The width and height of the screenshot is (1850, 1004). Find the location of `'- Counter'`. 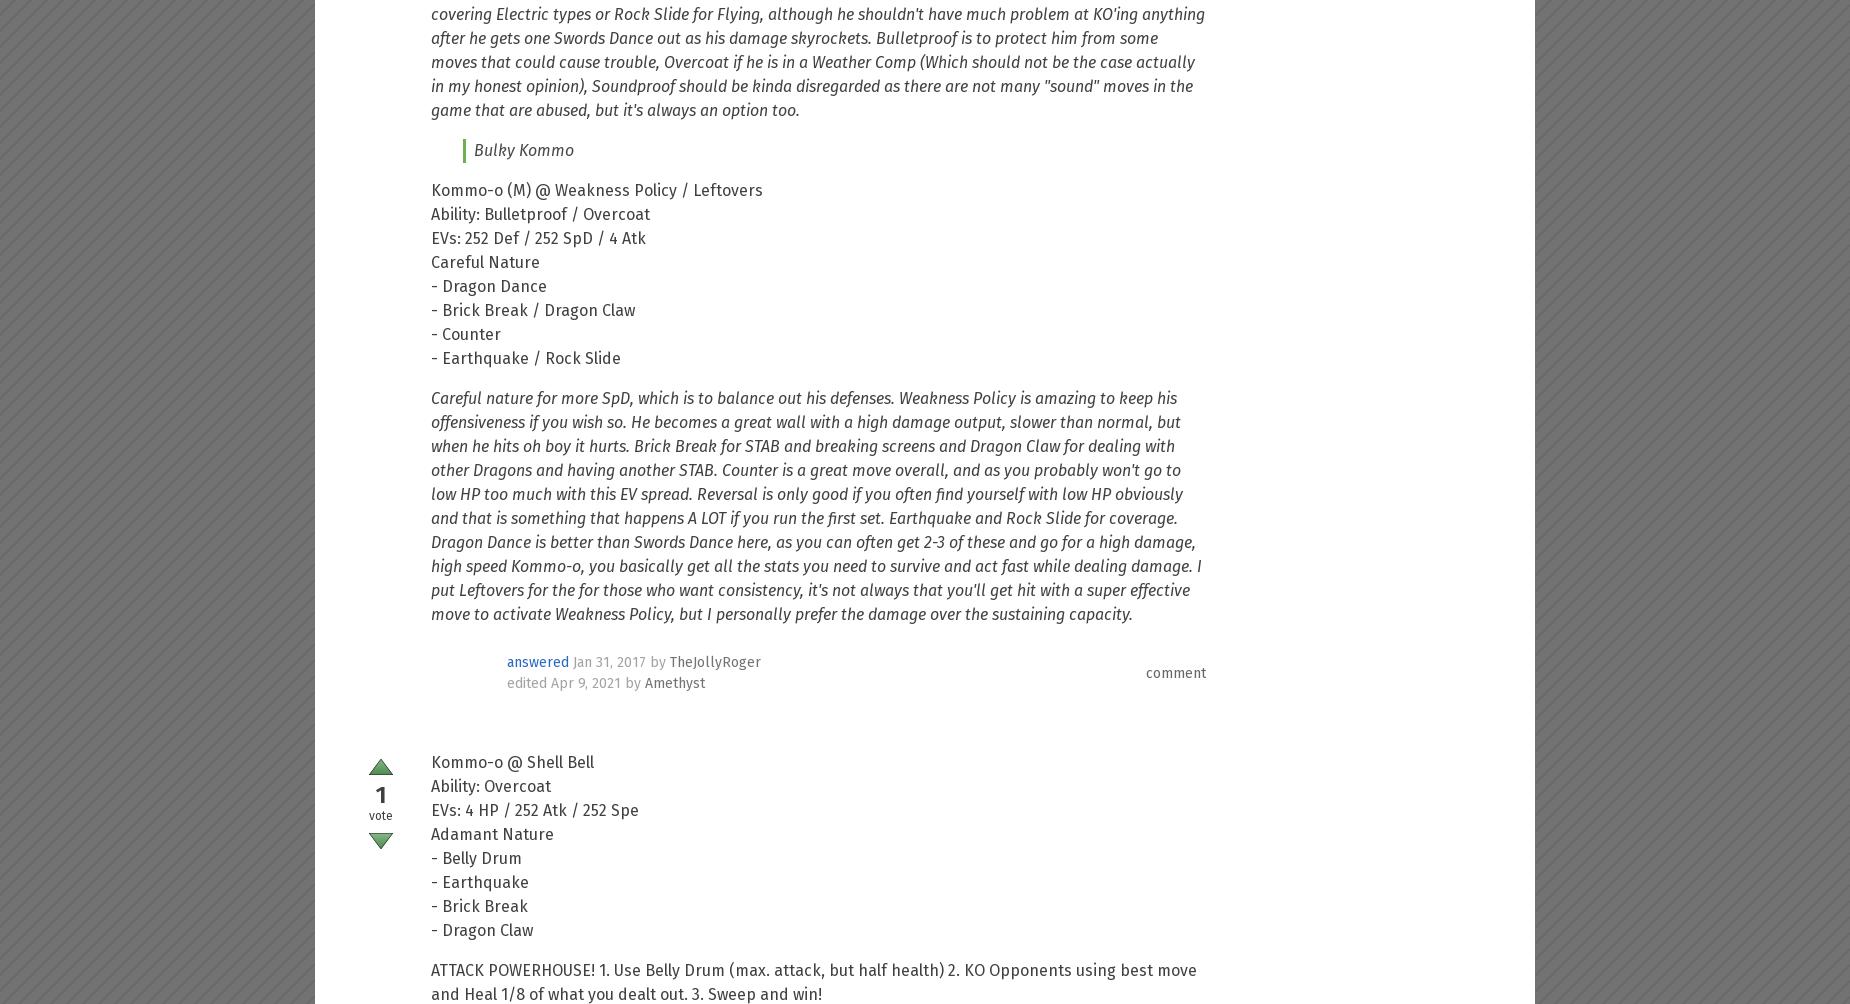

'- Counter' is located at coordinates (466, 334).